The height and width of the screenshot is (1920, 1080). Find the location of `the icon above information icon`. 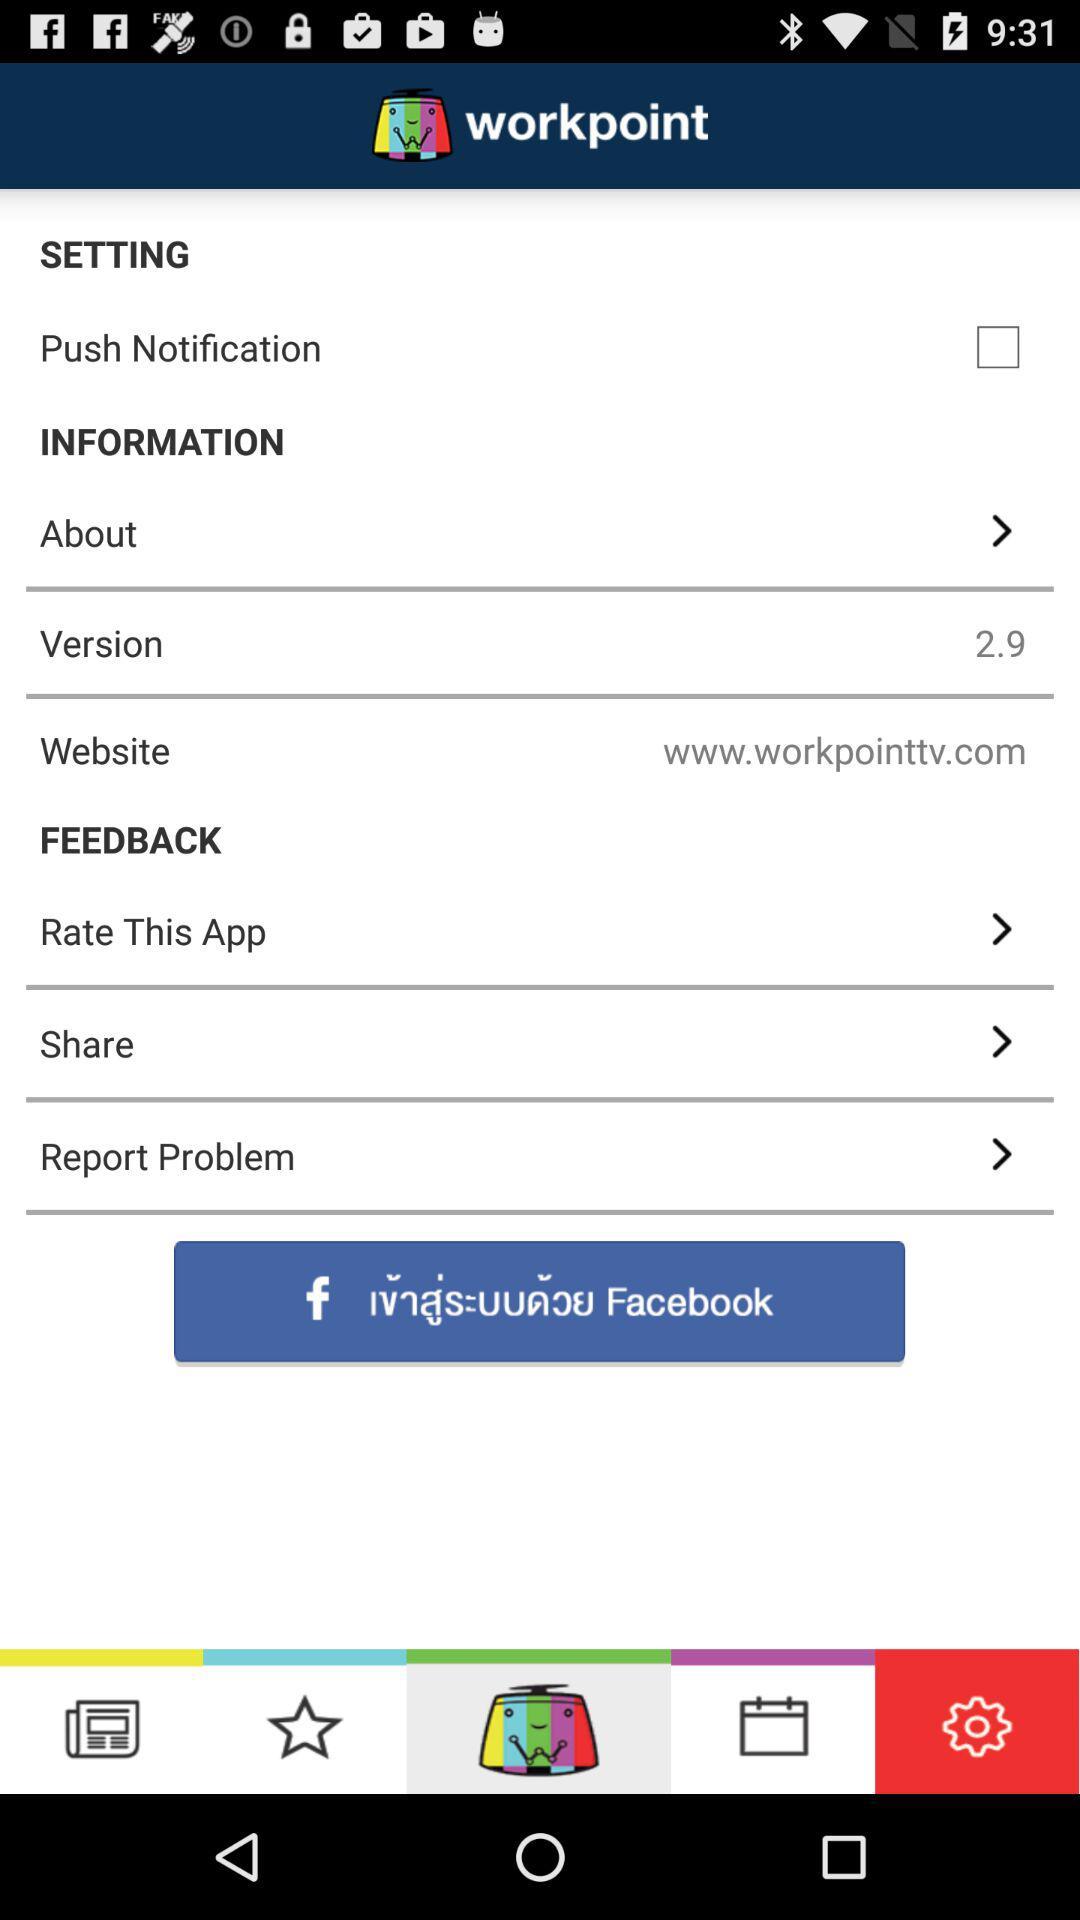

the icon above information icon is located at coordinates (998, 347).